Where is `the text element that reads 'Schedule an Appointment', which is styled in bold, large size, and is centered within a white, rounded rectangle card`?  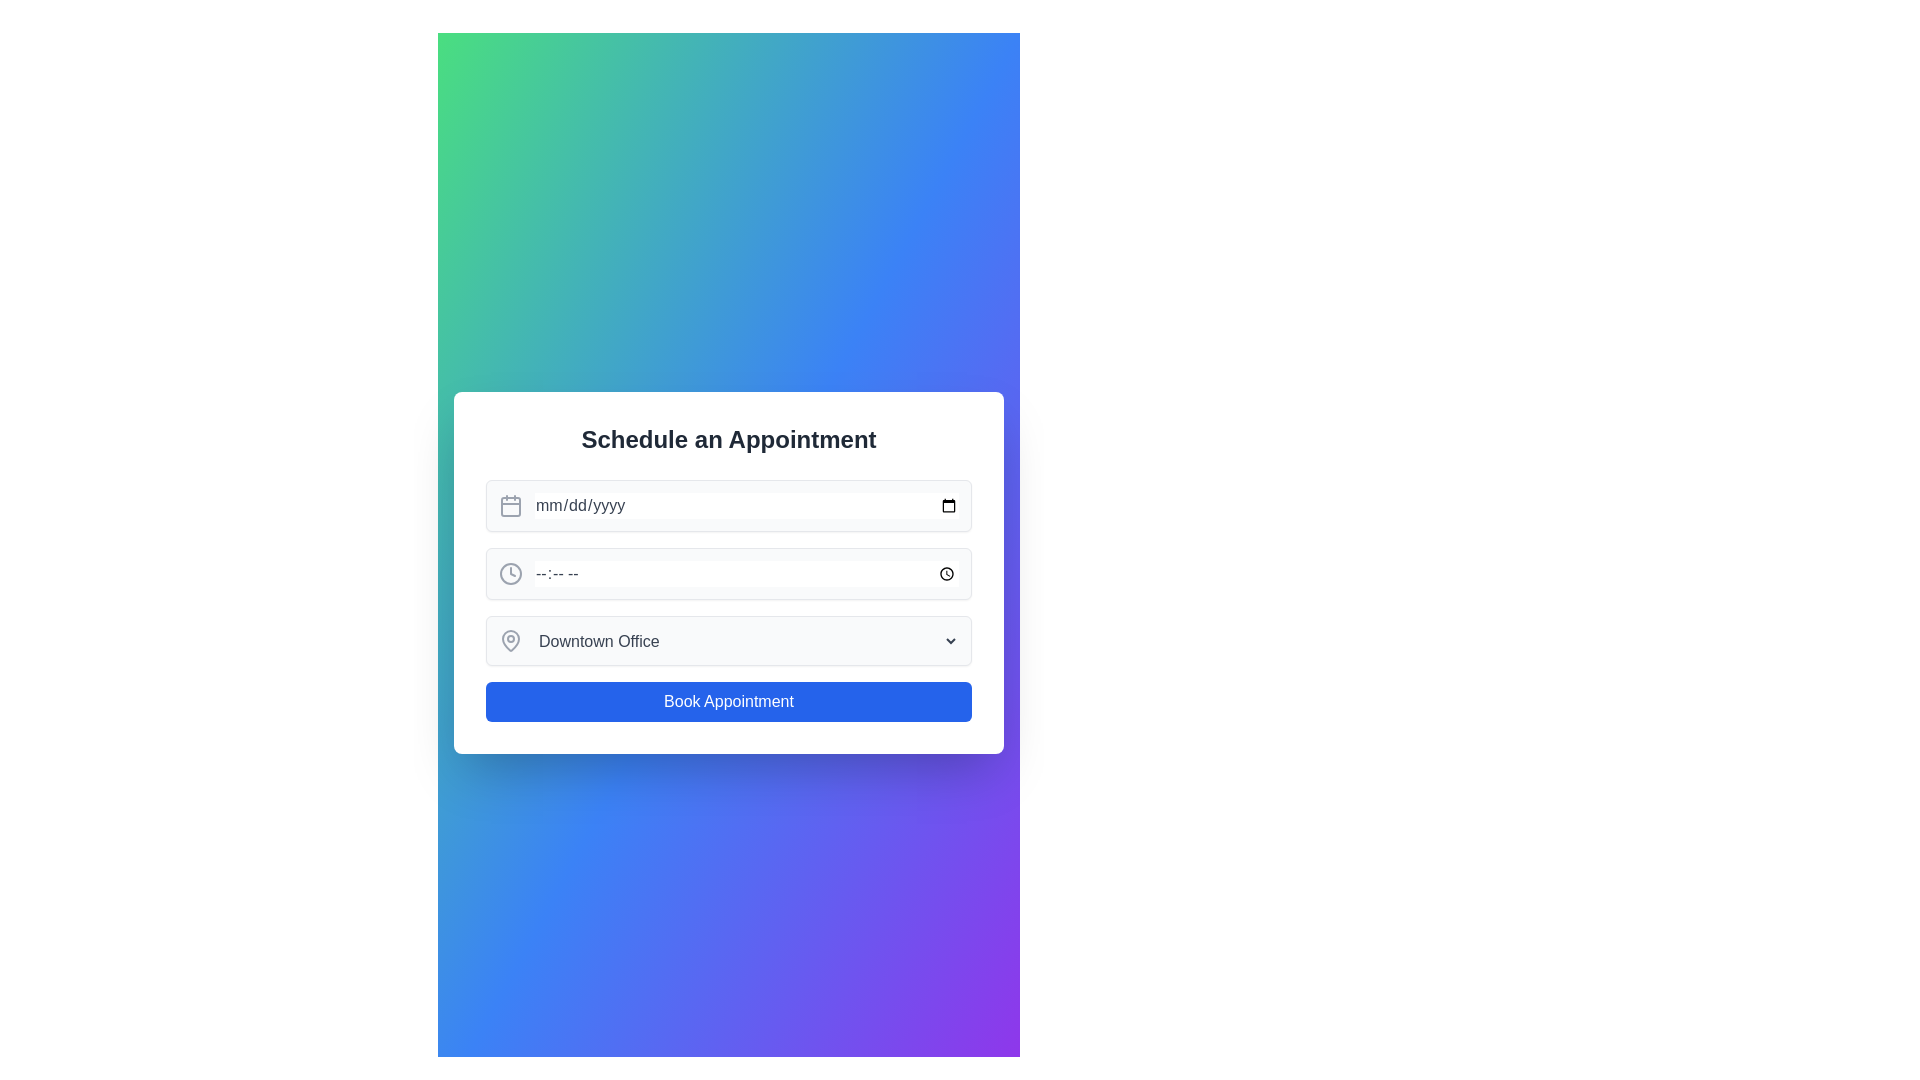
the text element that reads 'Schedule an Appointment', which is styled in bold, large size, and is centered within a white, rounded rectangle card is located at coordinates (728, 438).